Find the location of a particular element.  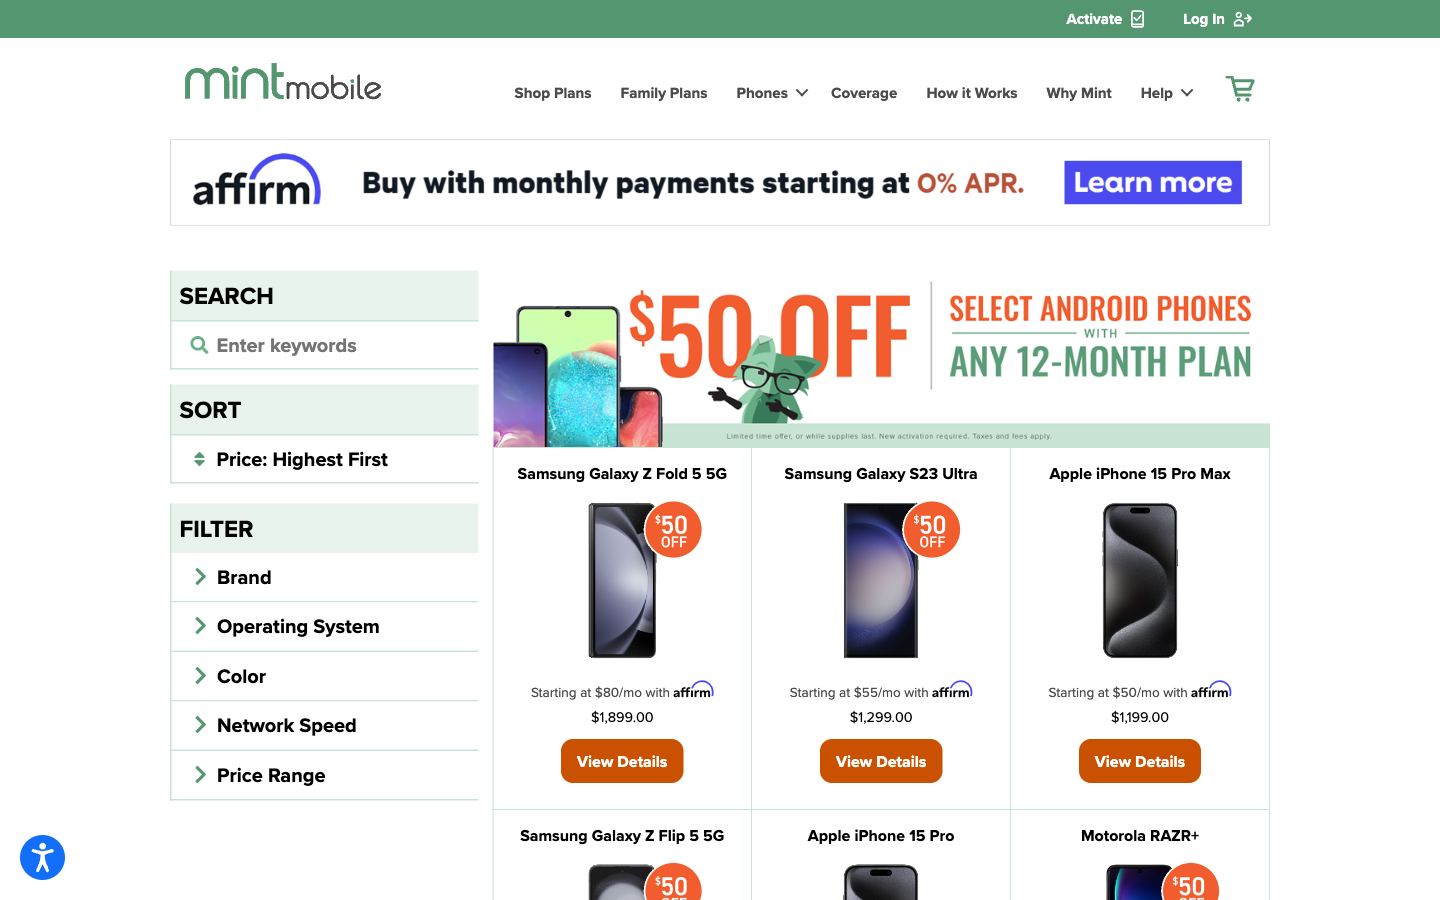

Samsung Galaxy Phone is located at coordinates (879, 472).